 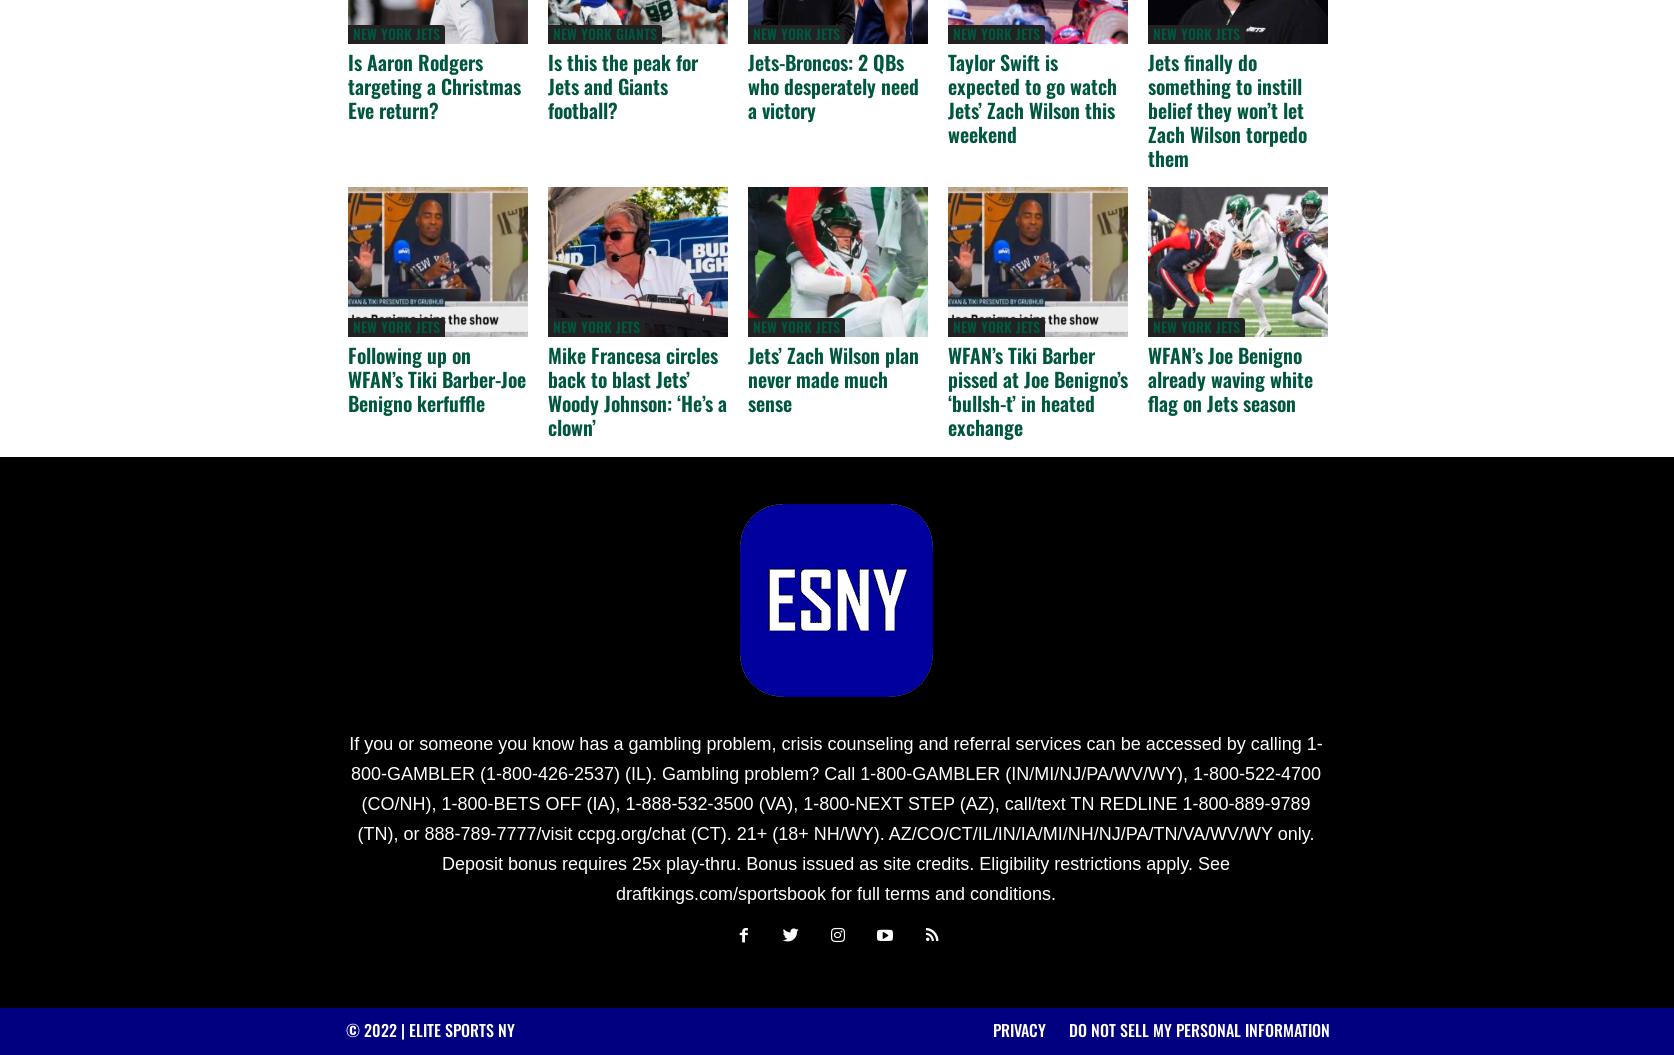 What do you see at coordinates (428, 1028) in the screenshot?
I see `'© 2022 | ELITE SPORTS NY'` at bounding box center [428, 1028].